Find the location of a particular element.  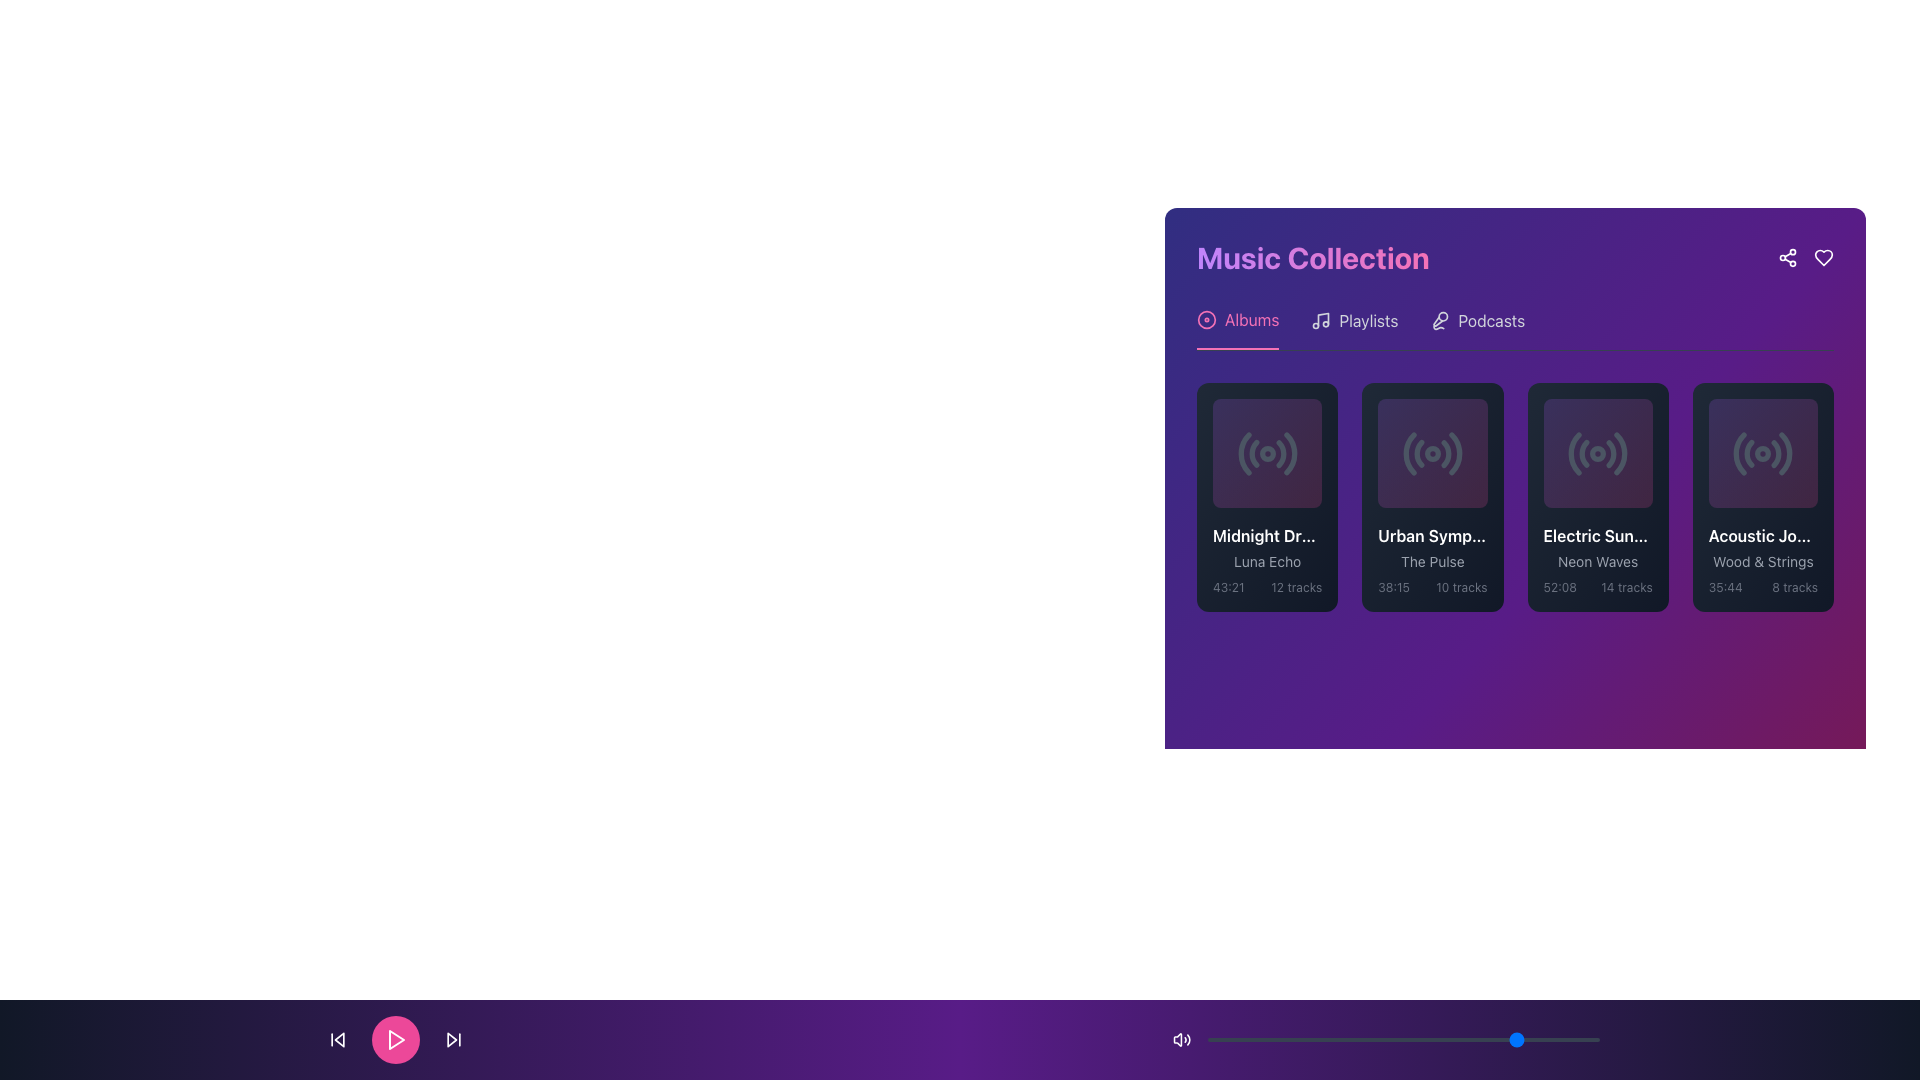

the 'Neon Waves' text label in the lower section of the third card from the left in the 'Music Collection' section to trigger the tooltip is located at coordinates (1597, 562).